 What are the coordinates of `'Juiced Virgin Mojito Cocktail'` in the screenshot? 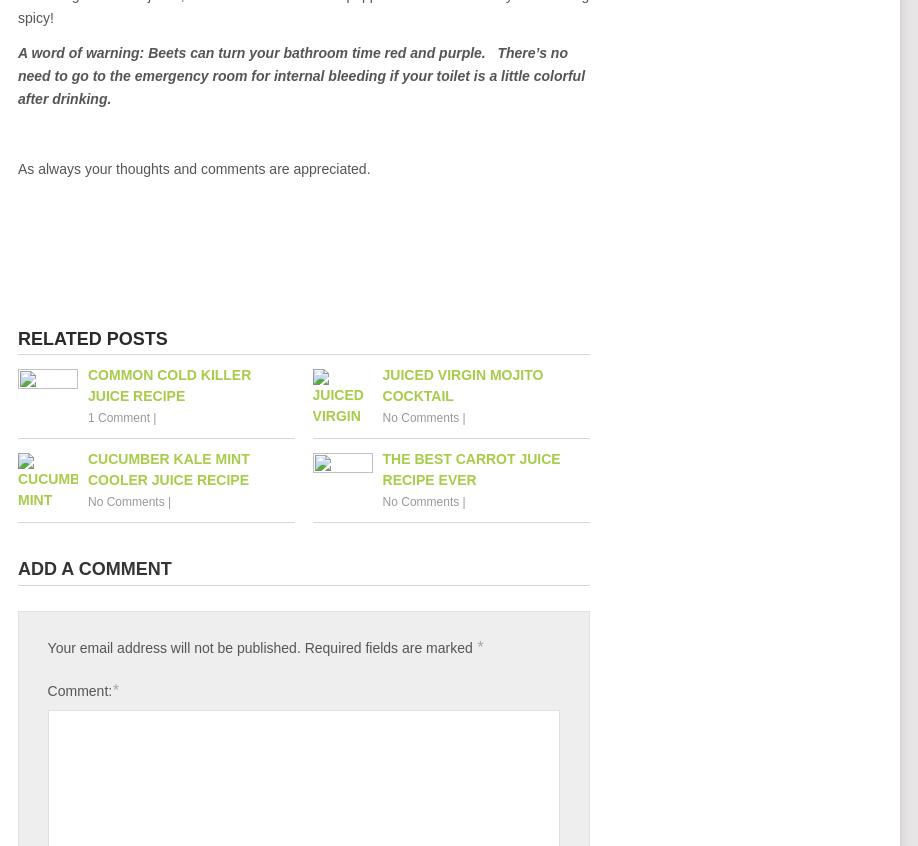 It's located at (462, 384).